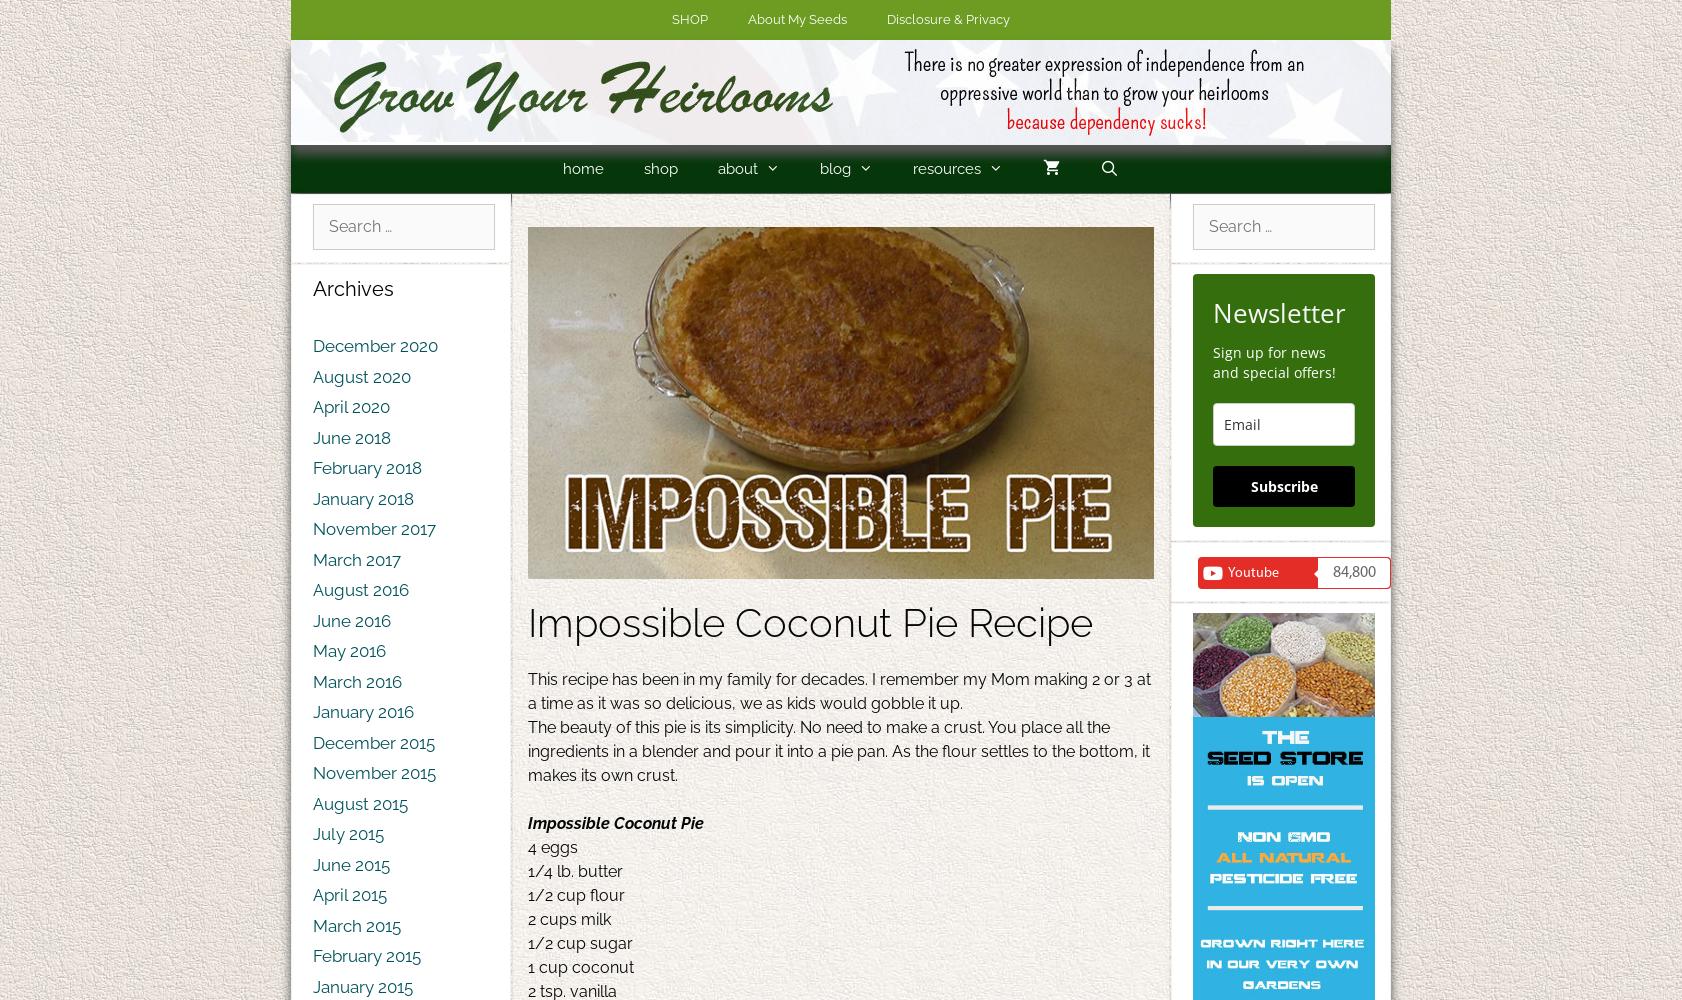 This screenshot has width=1682, height=1000. What do you see at coordinates (797, 19) in the screenshot?
I see `'About My Seeds'` at bounding box center [797, 19].